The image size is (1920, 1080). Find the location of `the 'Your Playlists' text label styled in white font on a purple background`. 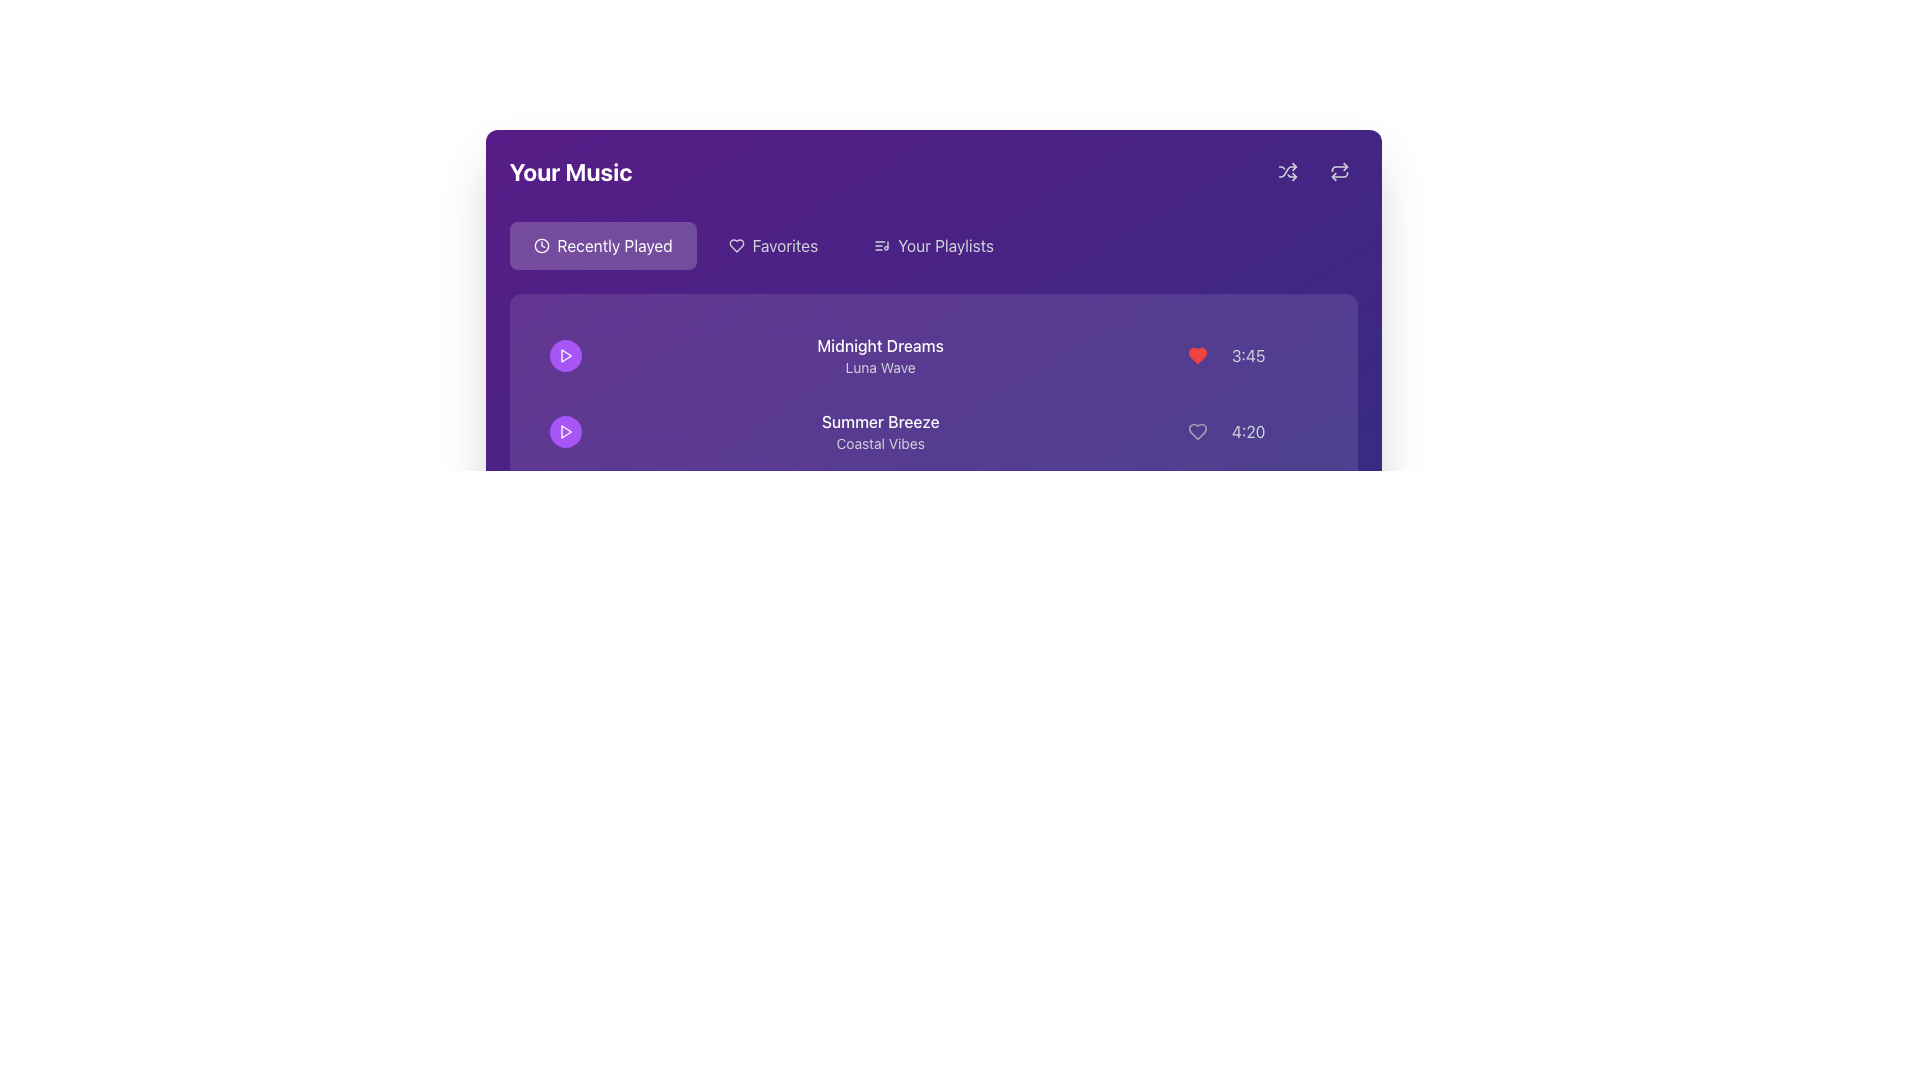

the 'Your Playlists' text label styled in white font on a purple background is located at coordinates (944, 245).